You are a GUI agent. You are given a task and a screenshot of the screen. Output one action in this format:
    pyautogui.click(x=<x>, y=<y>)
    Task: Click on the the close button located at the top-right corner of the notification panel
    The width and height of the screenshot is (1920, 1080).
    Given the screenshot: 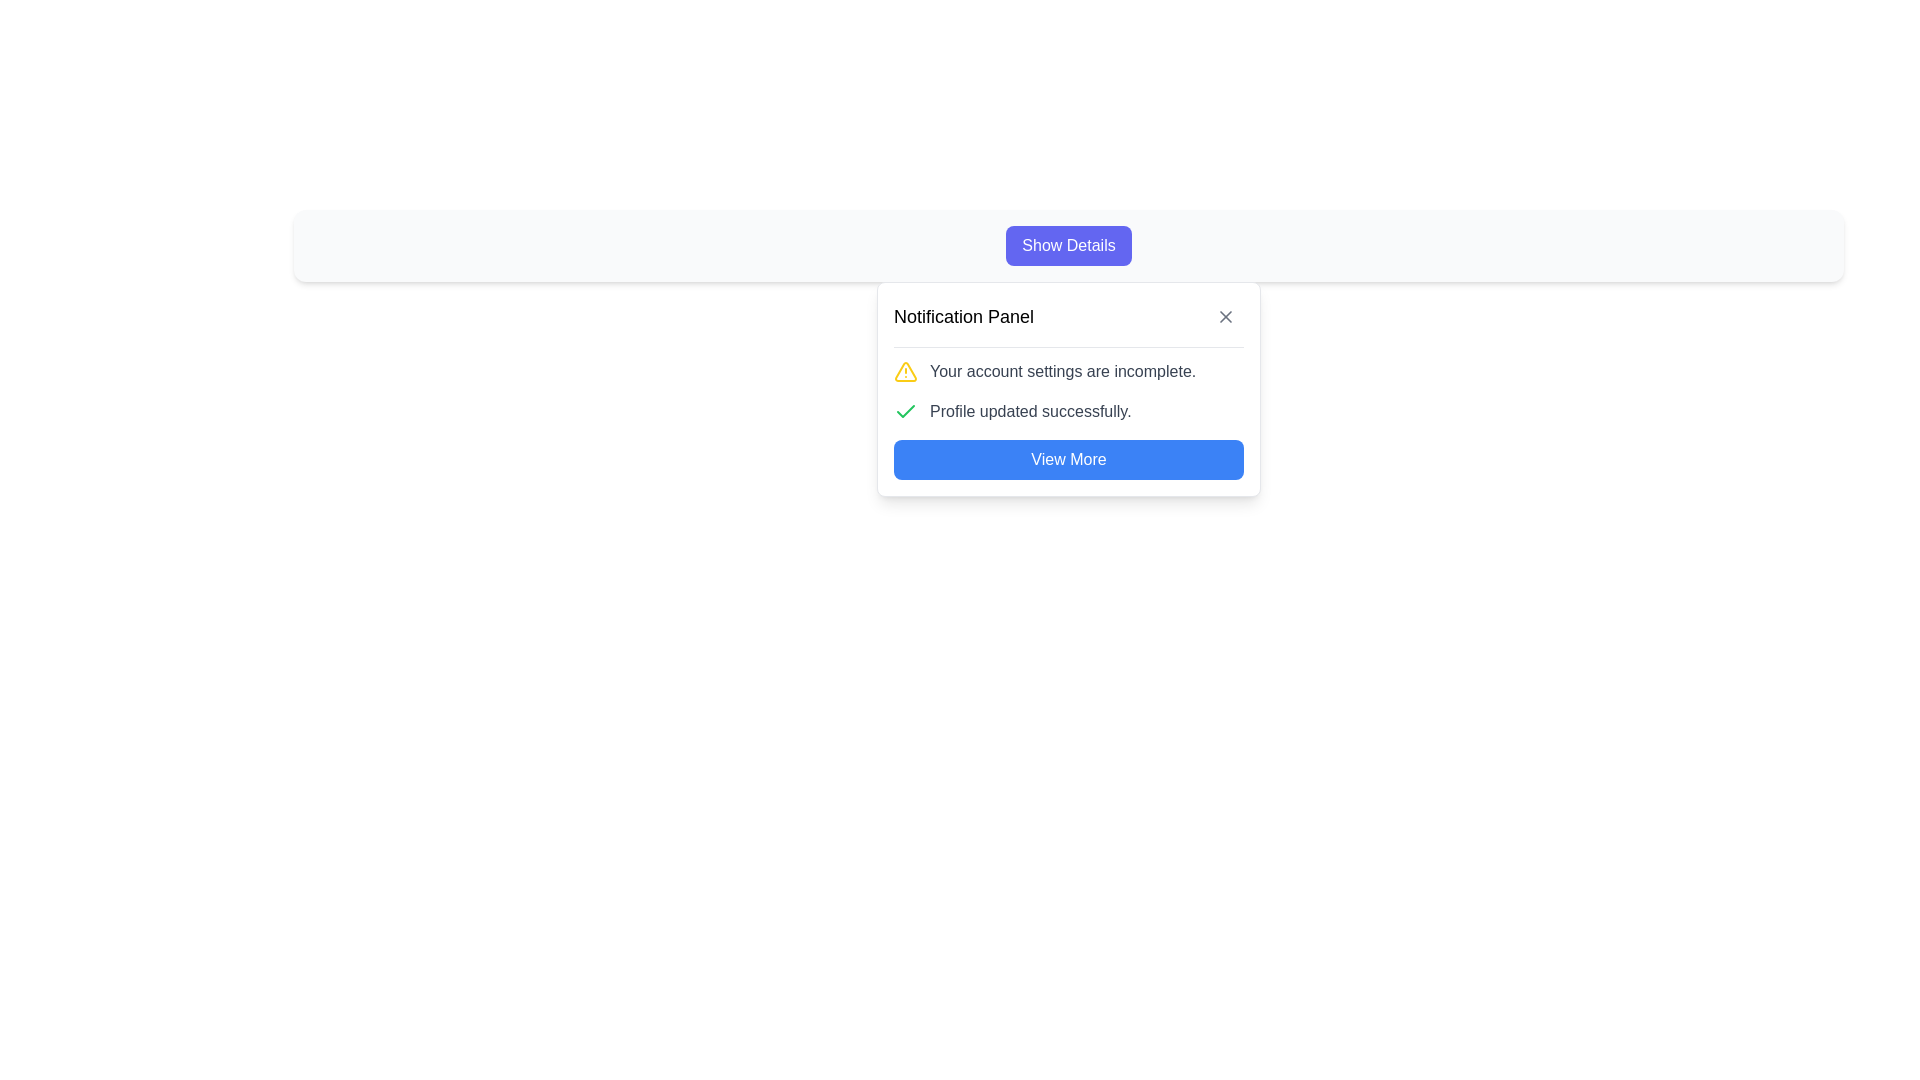 What is the action you would take?
    pyautogui.click(x=1224, y=315)
    